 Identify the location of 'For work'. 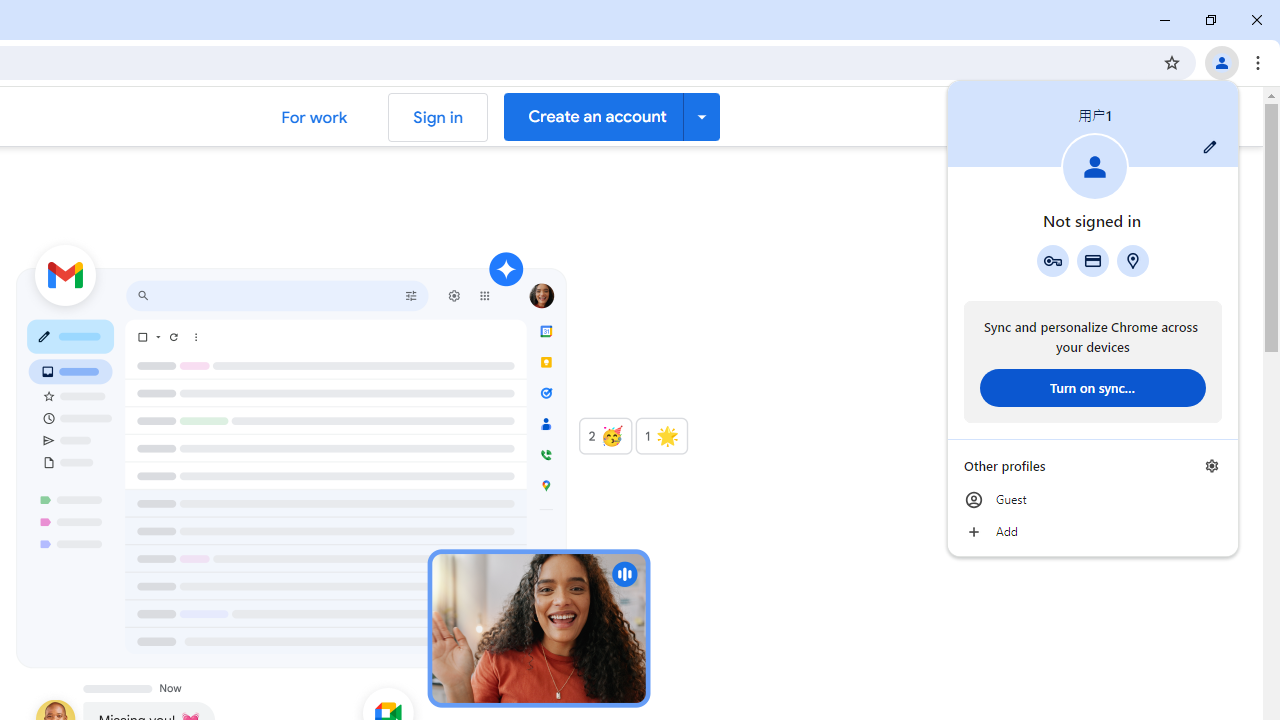
(313, 117).